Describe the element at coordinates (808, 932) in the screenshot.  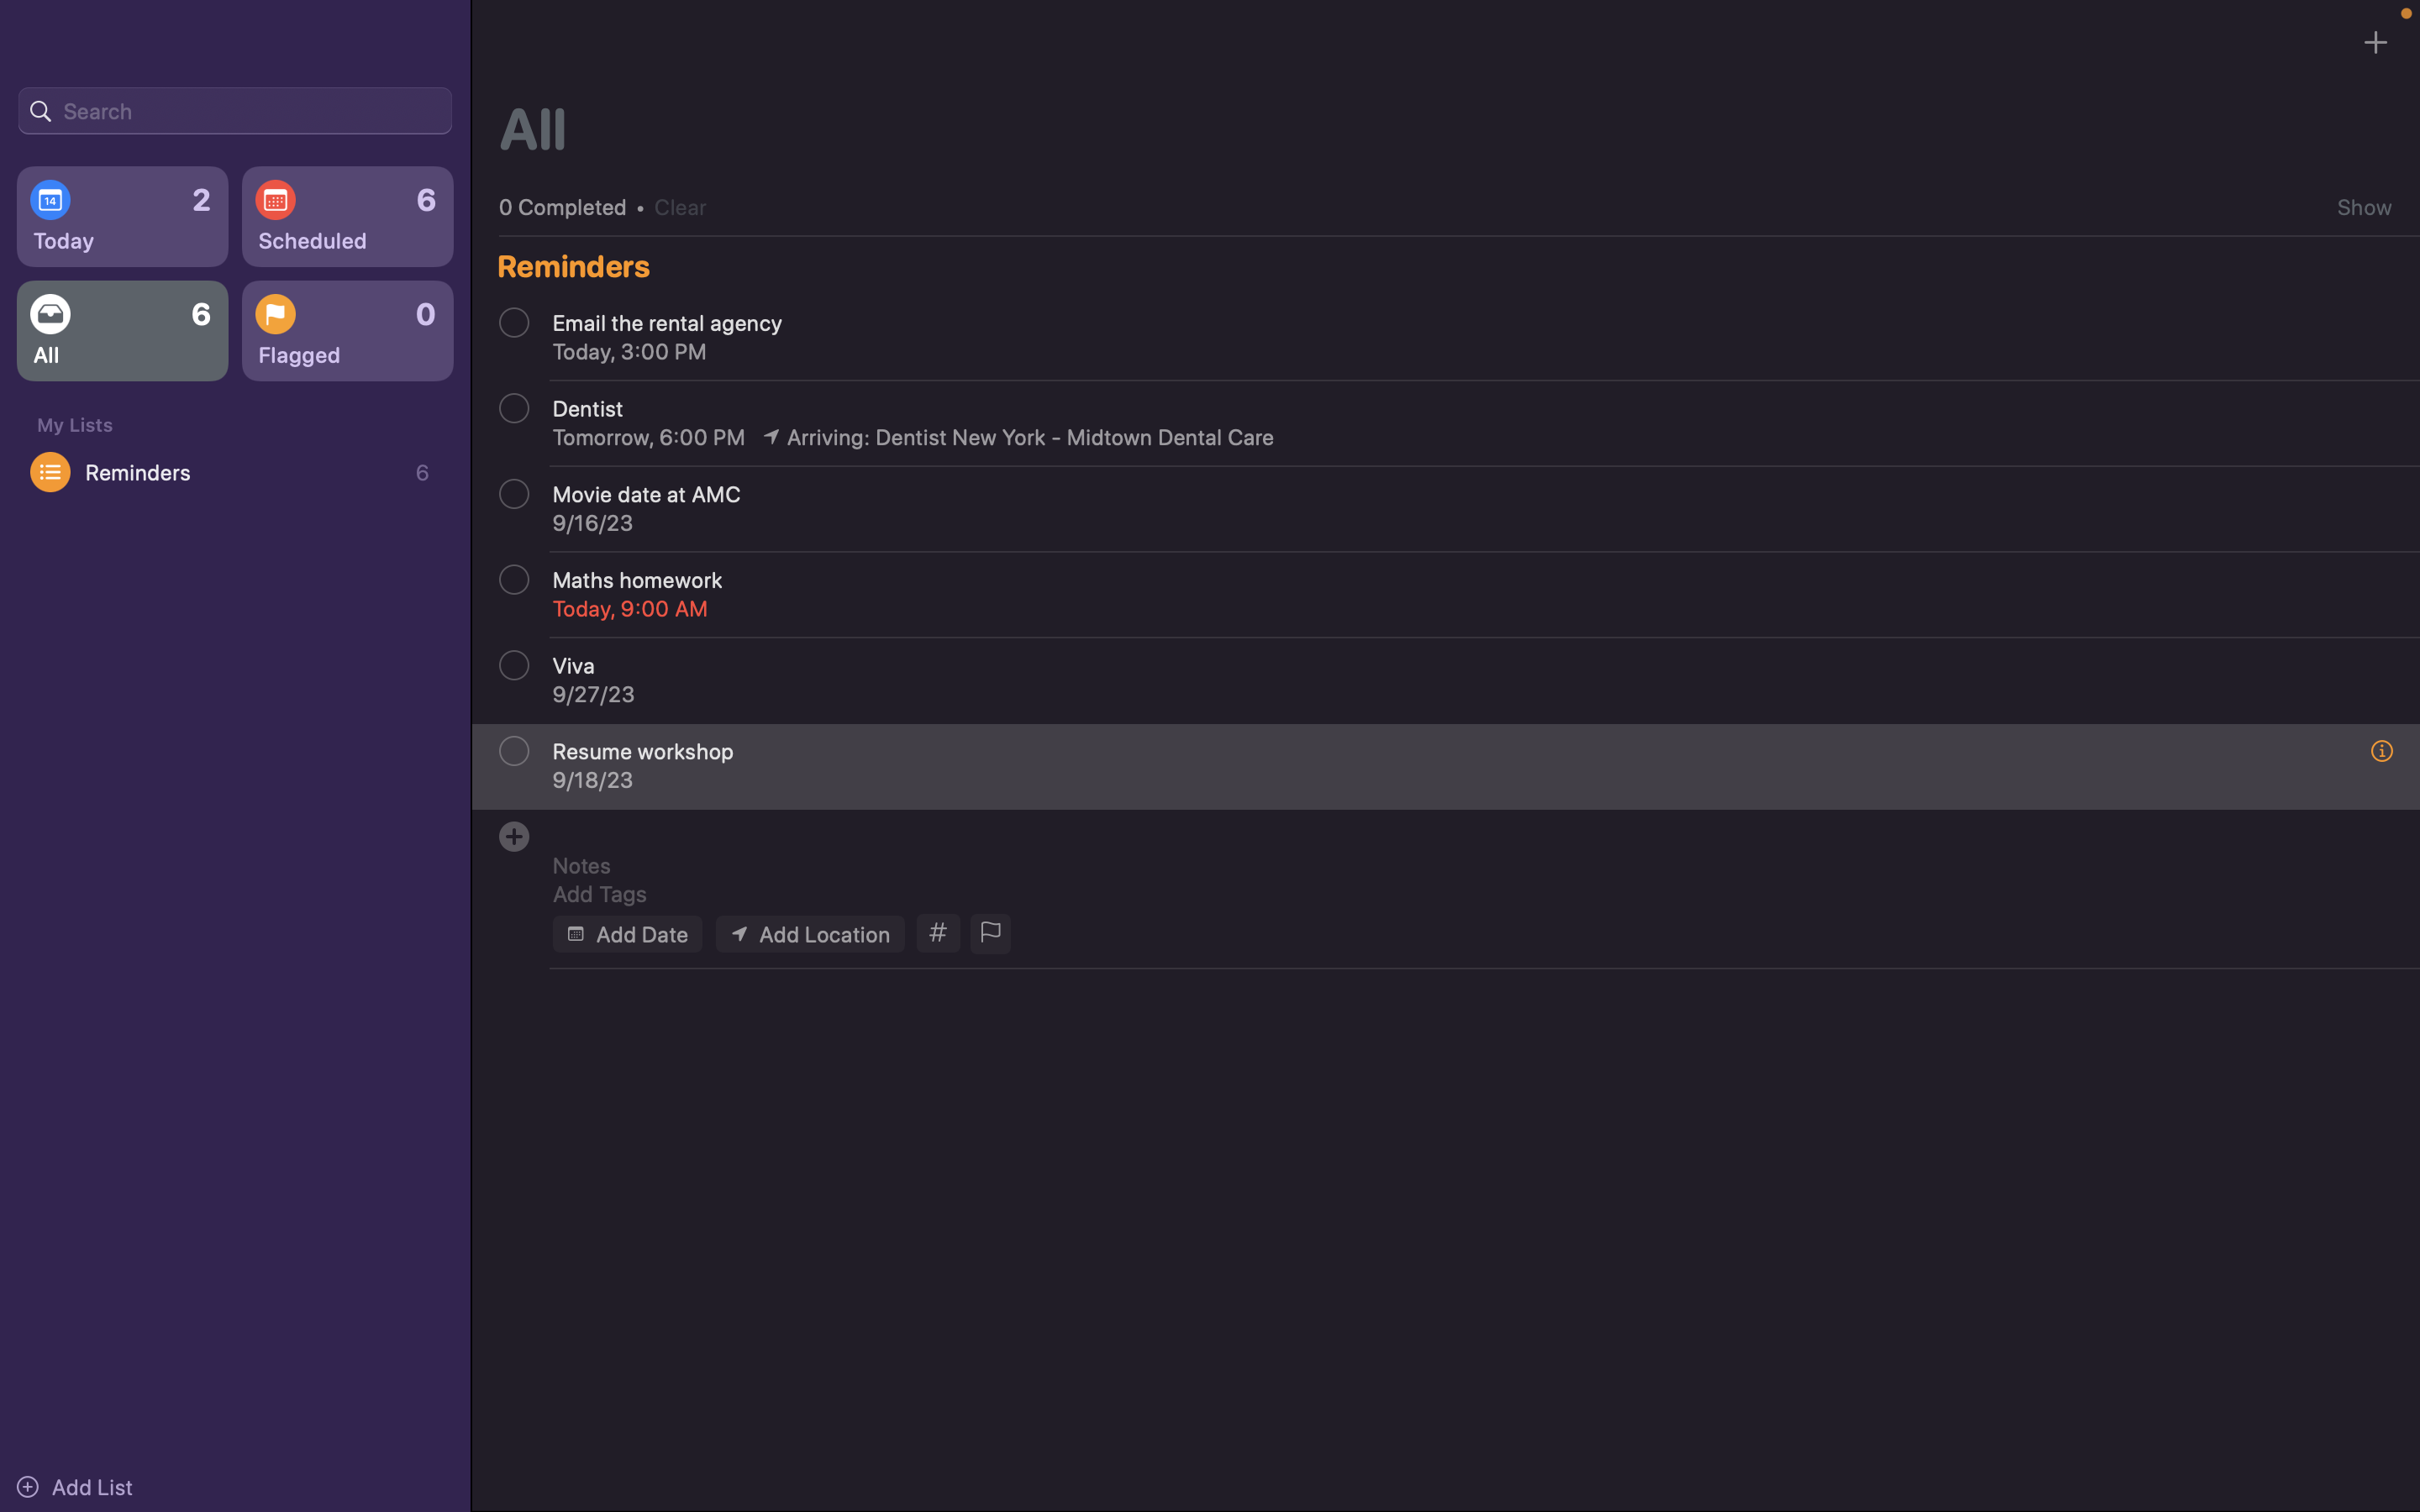
I see `Enter "Zoom meeting" as the event location` at that location.